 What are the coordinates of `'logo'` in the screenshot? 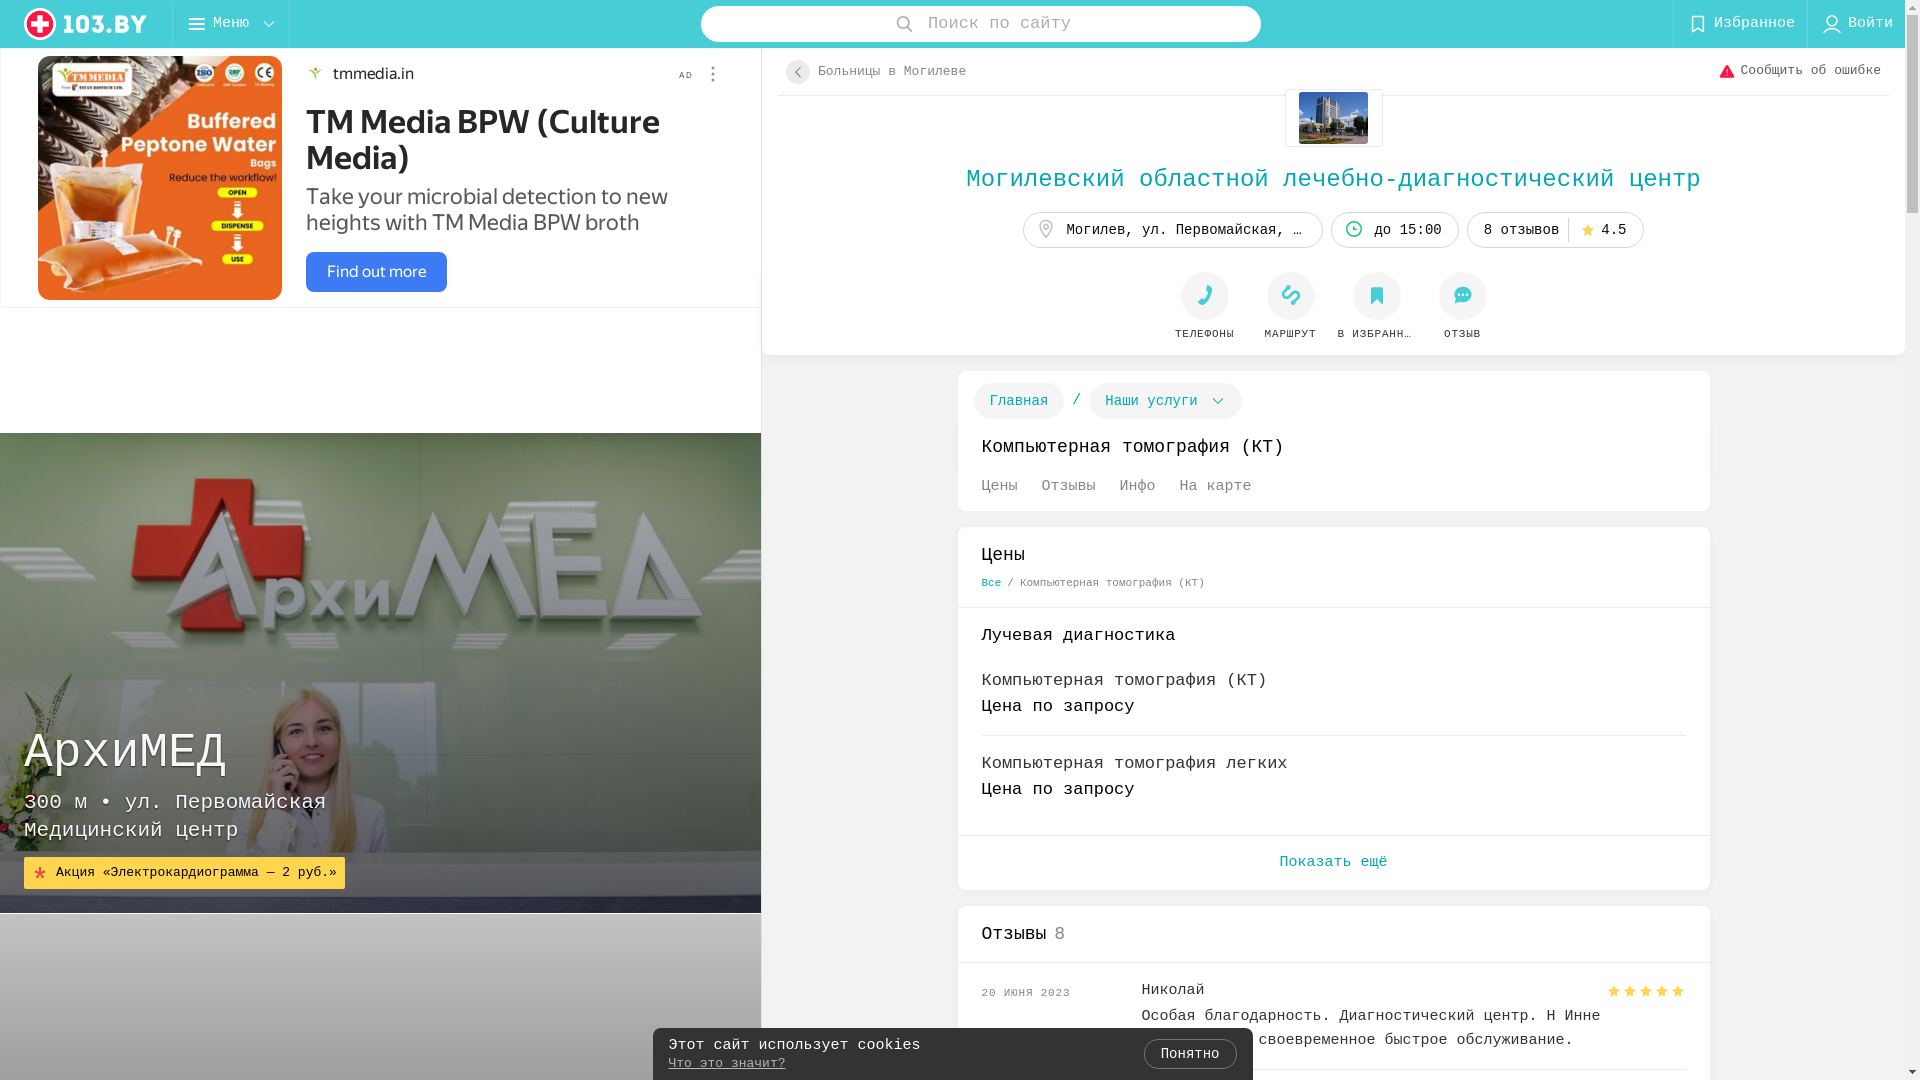 It's located at (85, 23).